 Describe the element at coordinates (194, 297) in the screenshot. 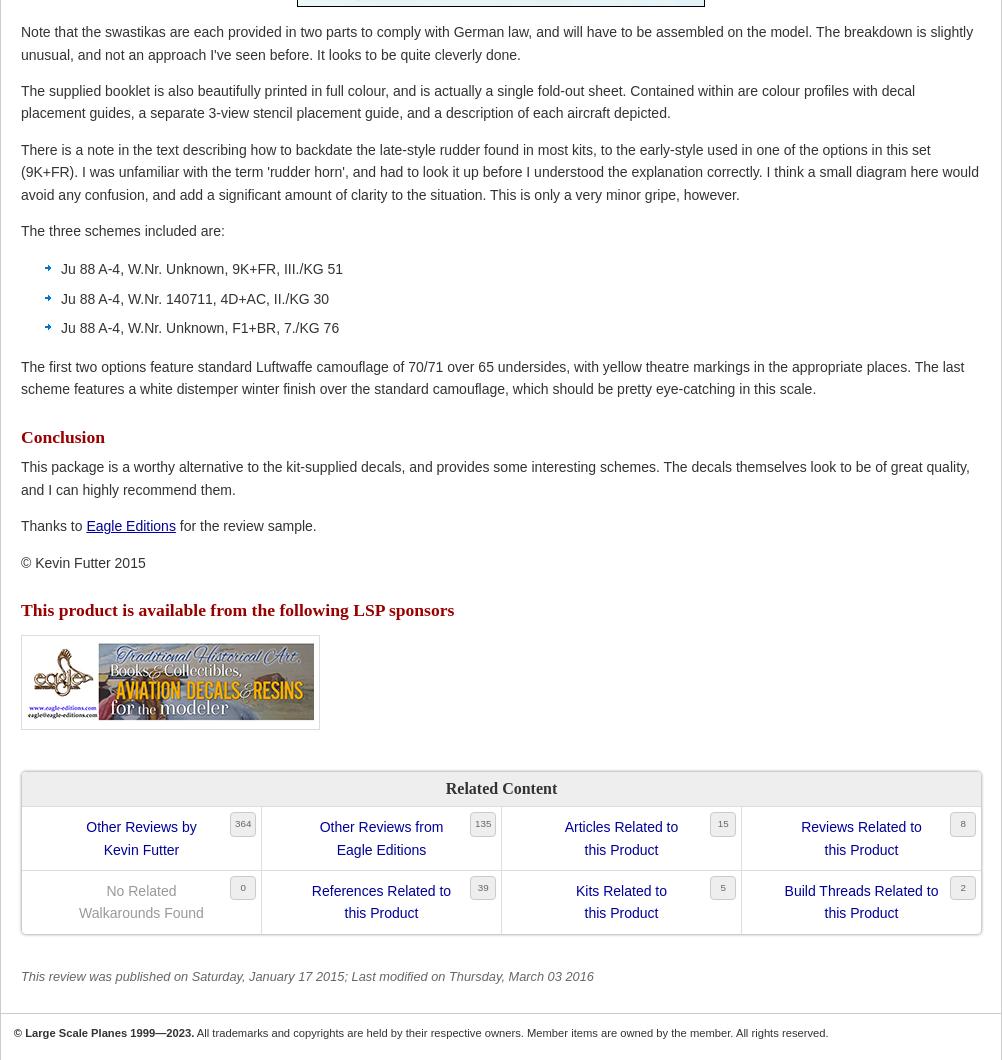

I see `'Ju 88 A-4, W.Nr. 140711, 4D+AC, II./KG 30'` at that location.